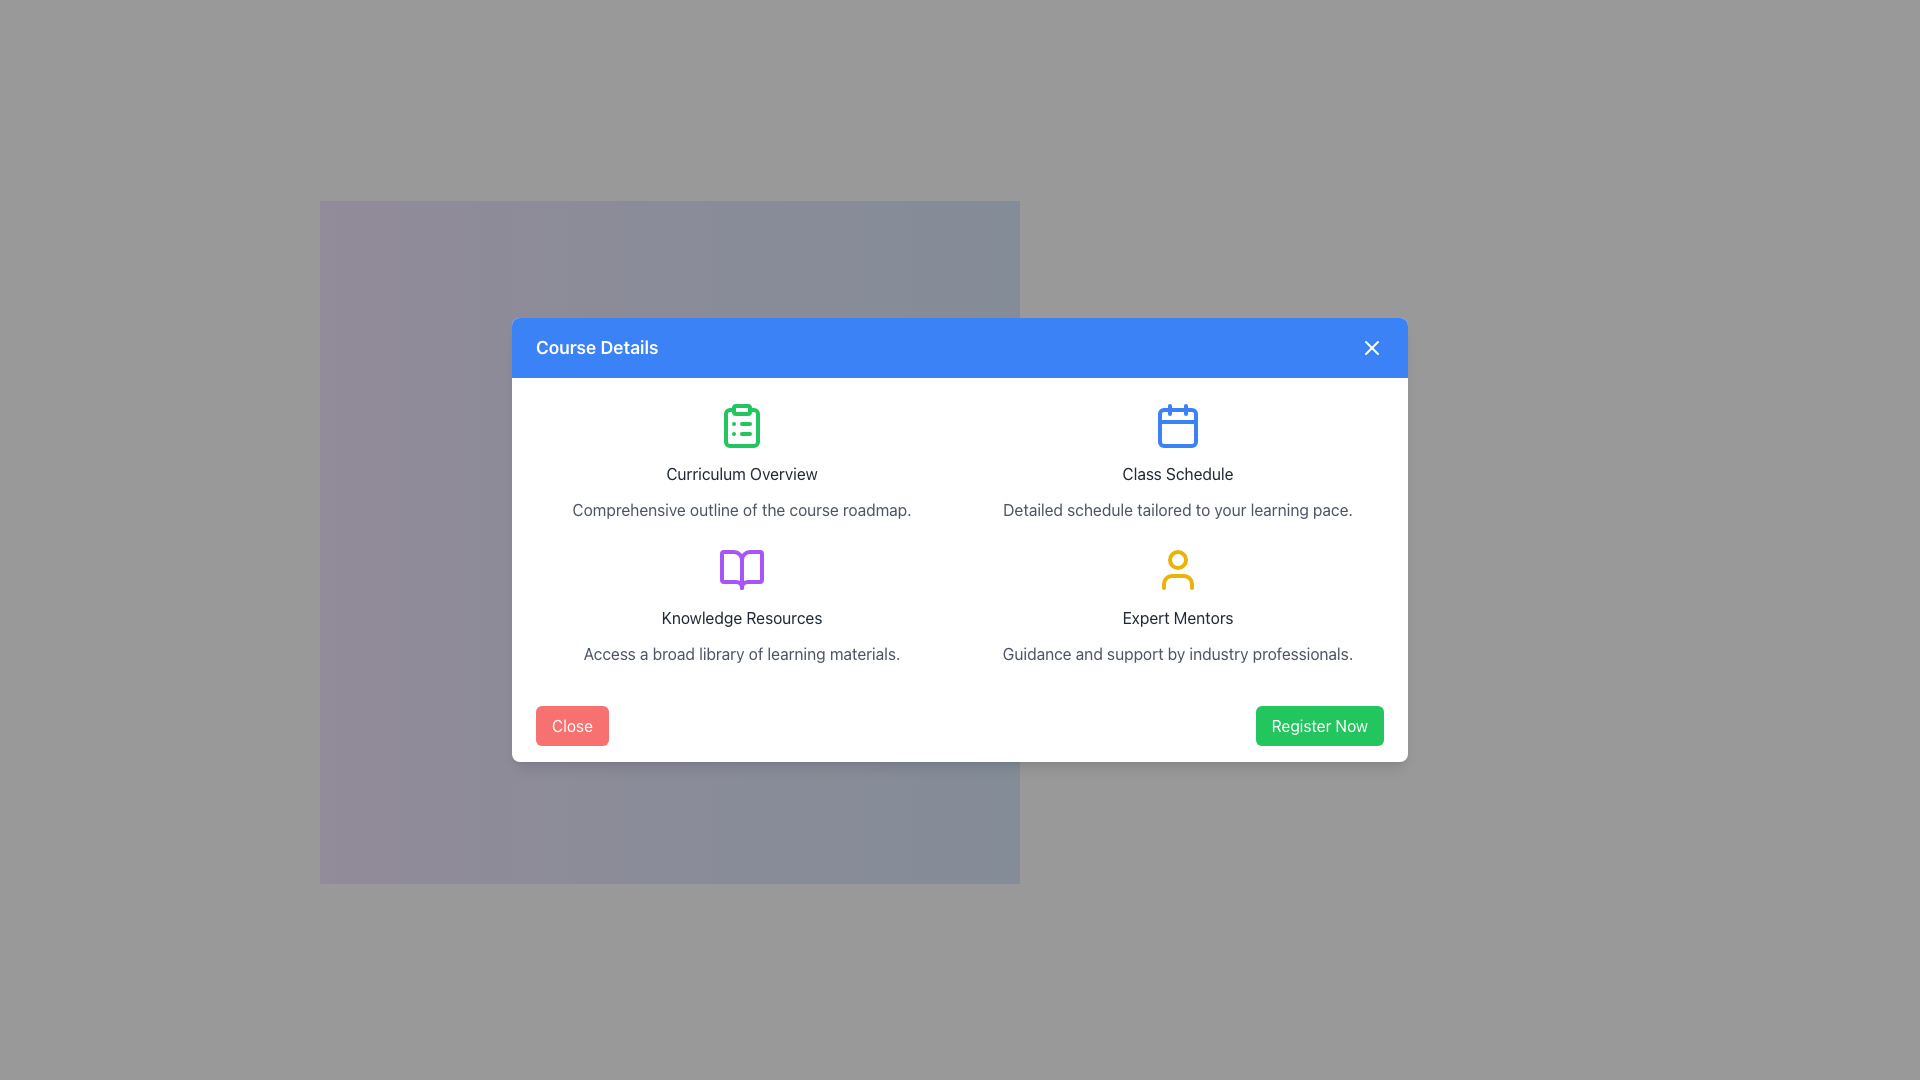 The width and height of the screenshot is (1920, 1080). Describe the element at coordinates (1177, 462) in the screenshot. I see `the Informational card titled 'Class Schedule' which features a calendar icon and is located in the top-right position of a two-by-two grid layout` at that location.